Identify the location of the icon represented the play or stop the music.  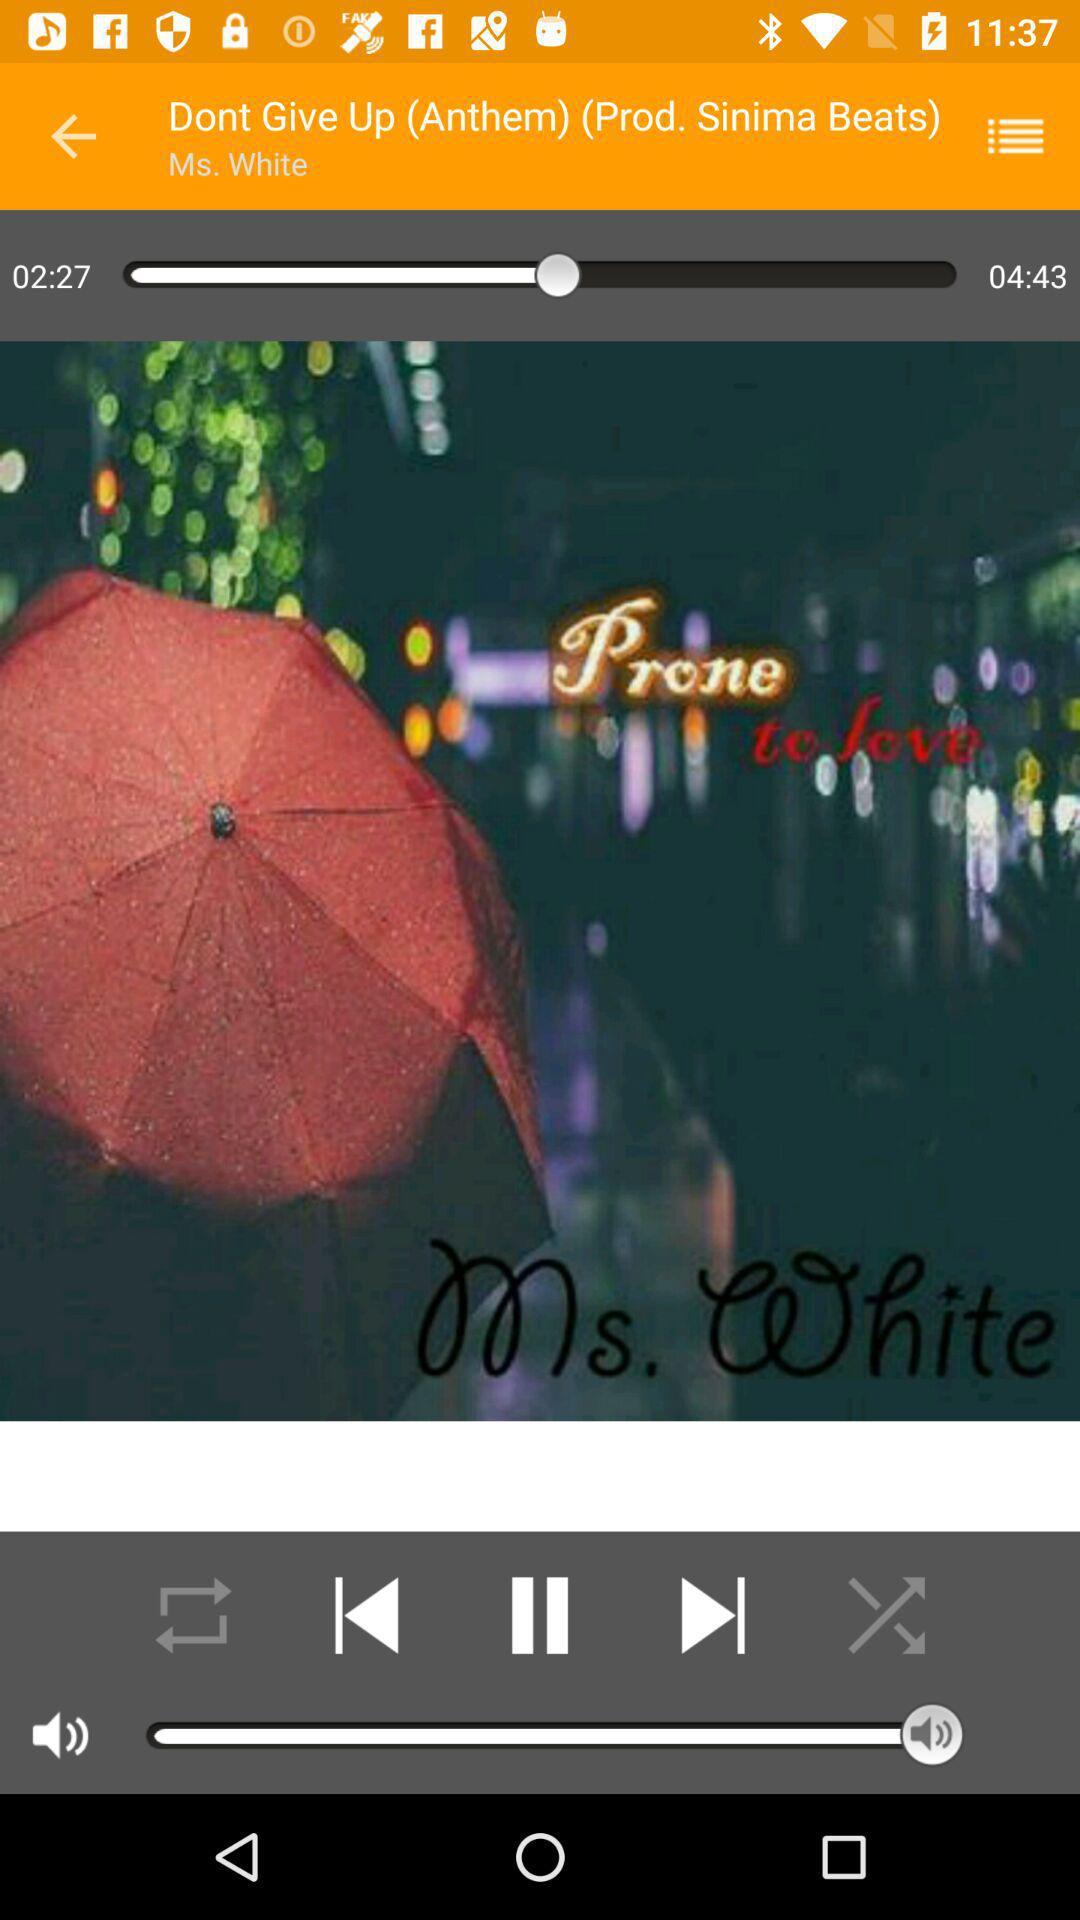
(540, 1615).